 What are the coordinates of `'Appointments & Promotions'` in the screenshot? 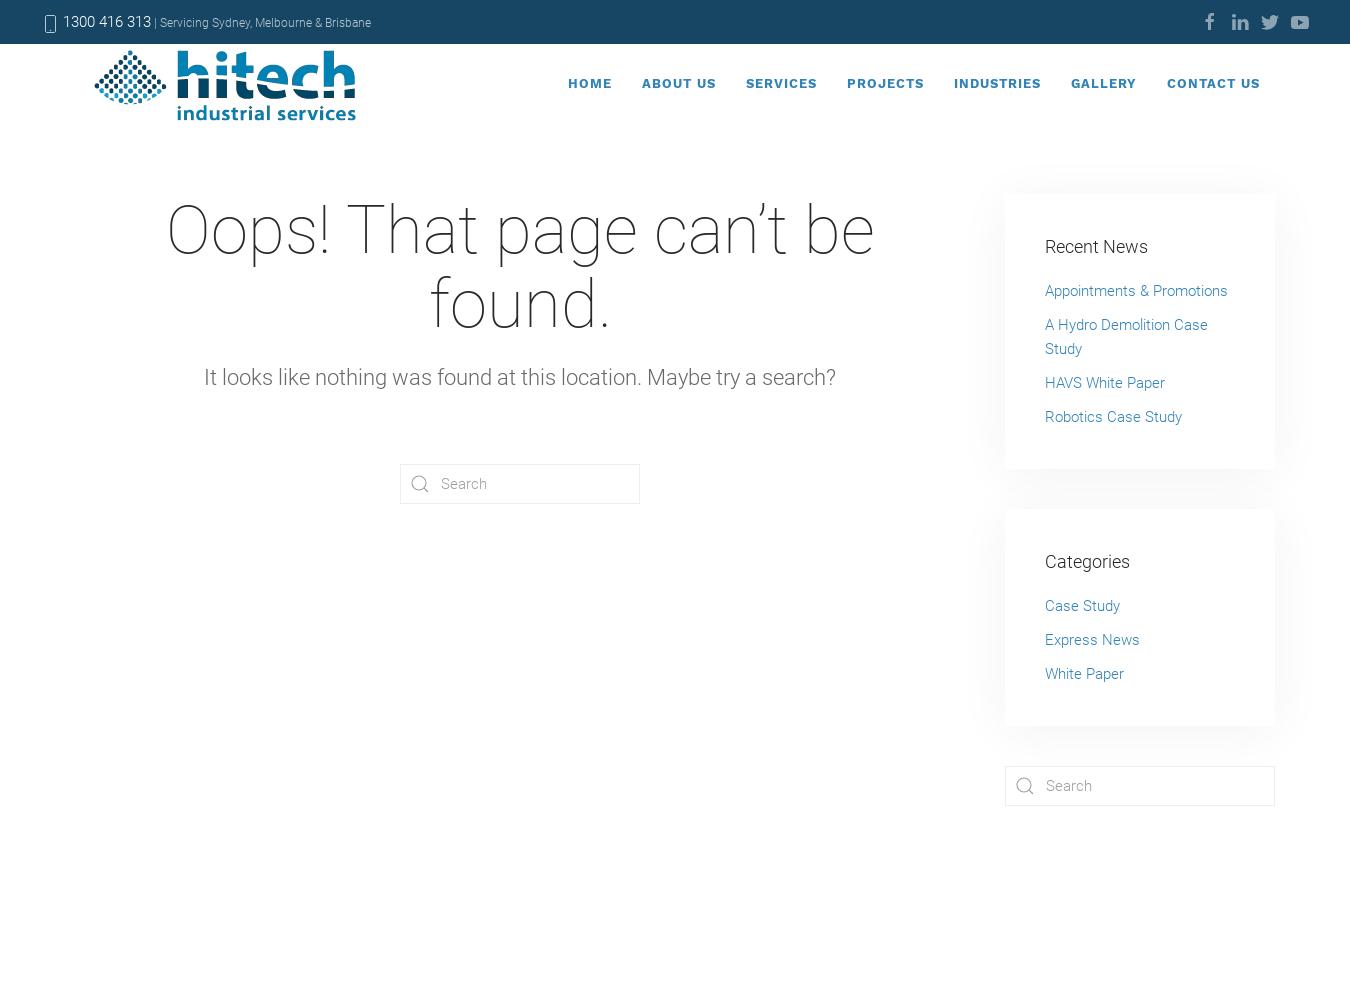 It's located at (1045, 291).